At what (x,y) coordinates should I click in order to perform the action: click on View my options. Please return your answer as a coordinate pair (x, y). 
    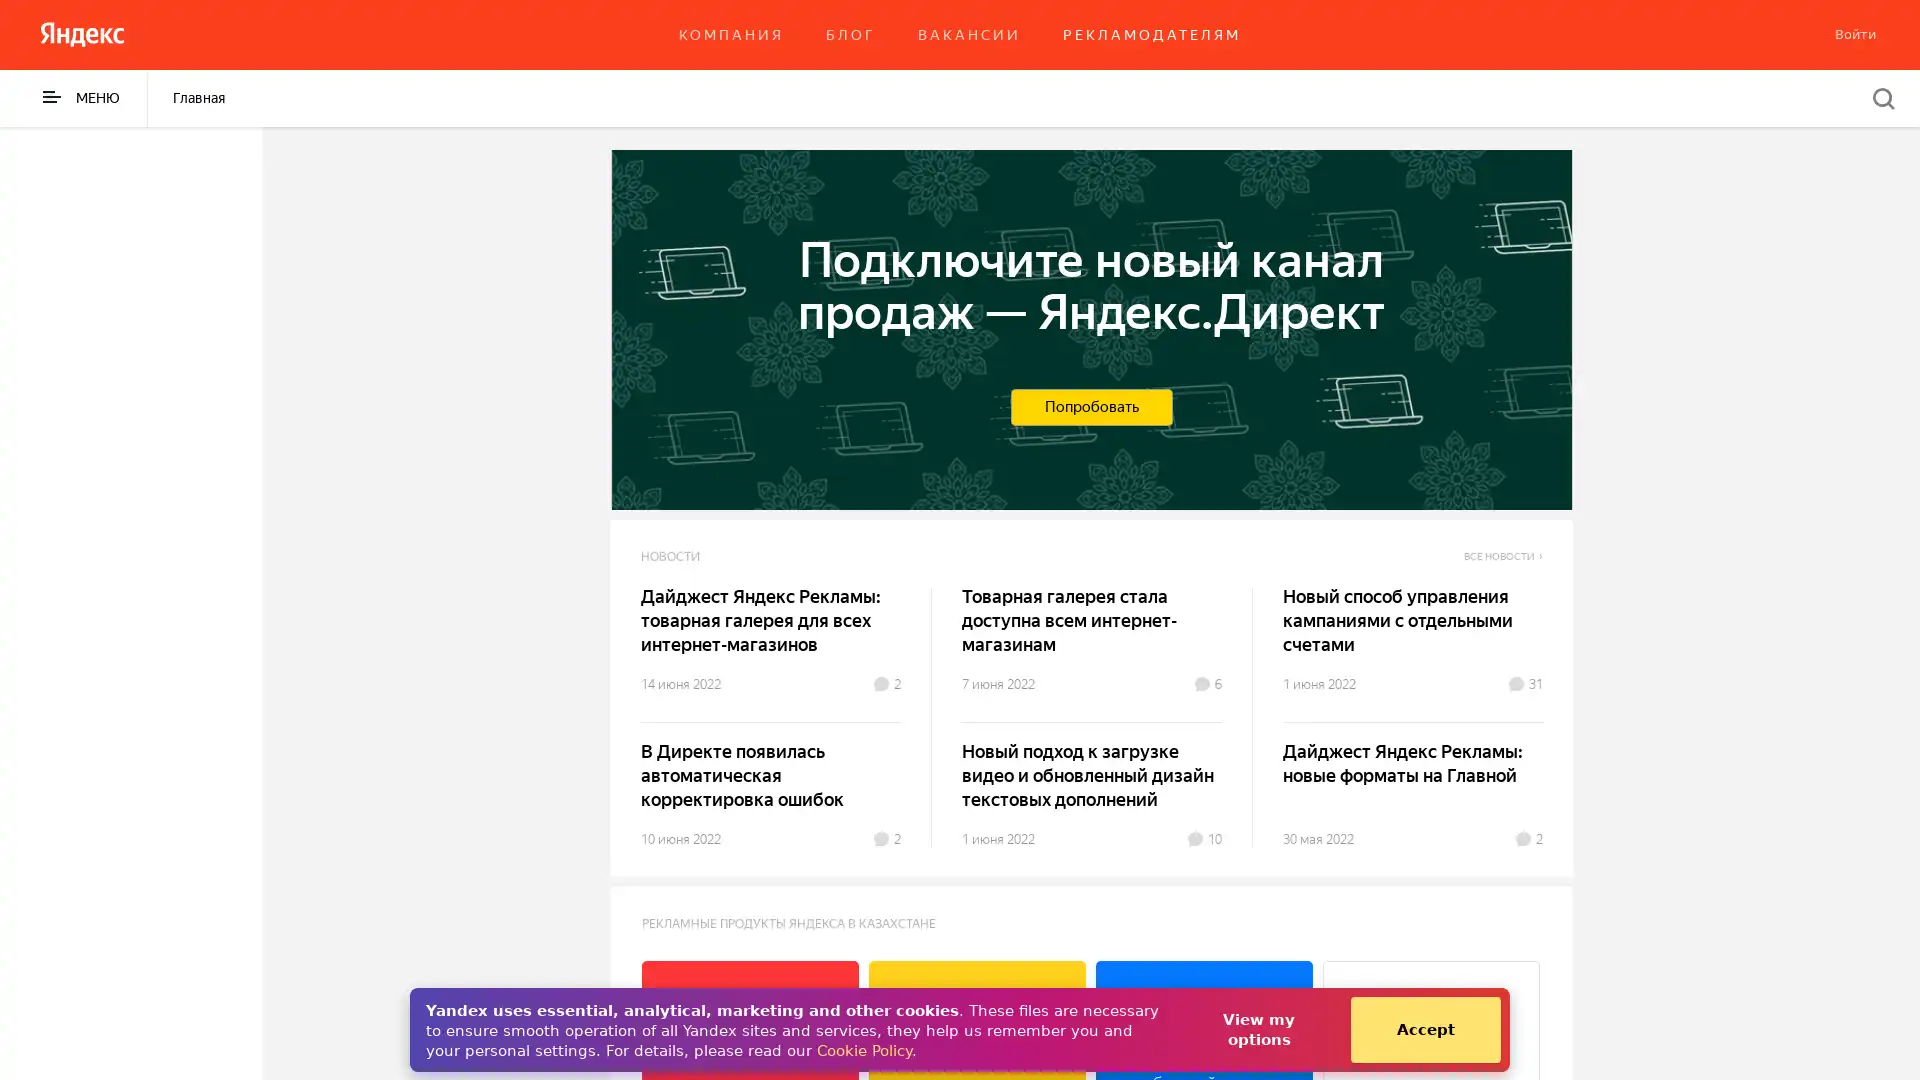
    Looking at the image, I should click on (1257, 1029).